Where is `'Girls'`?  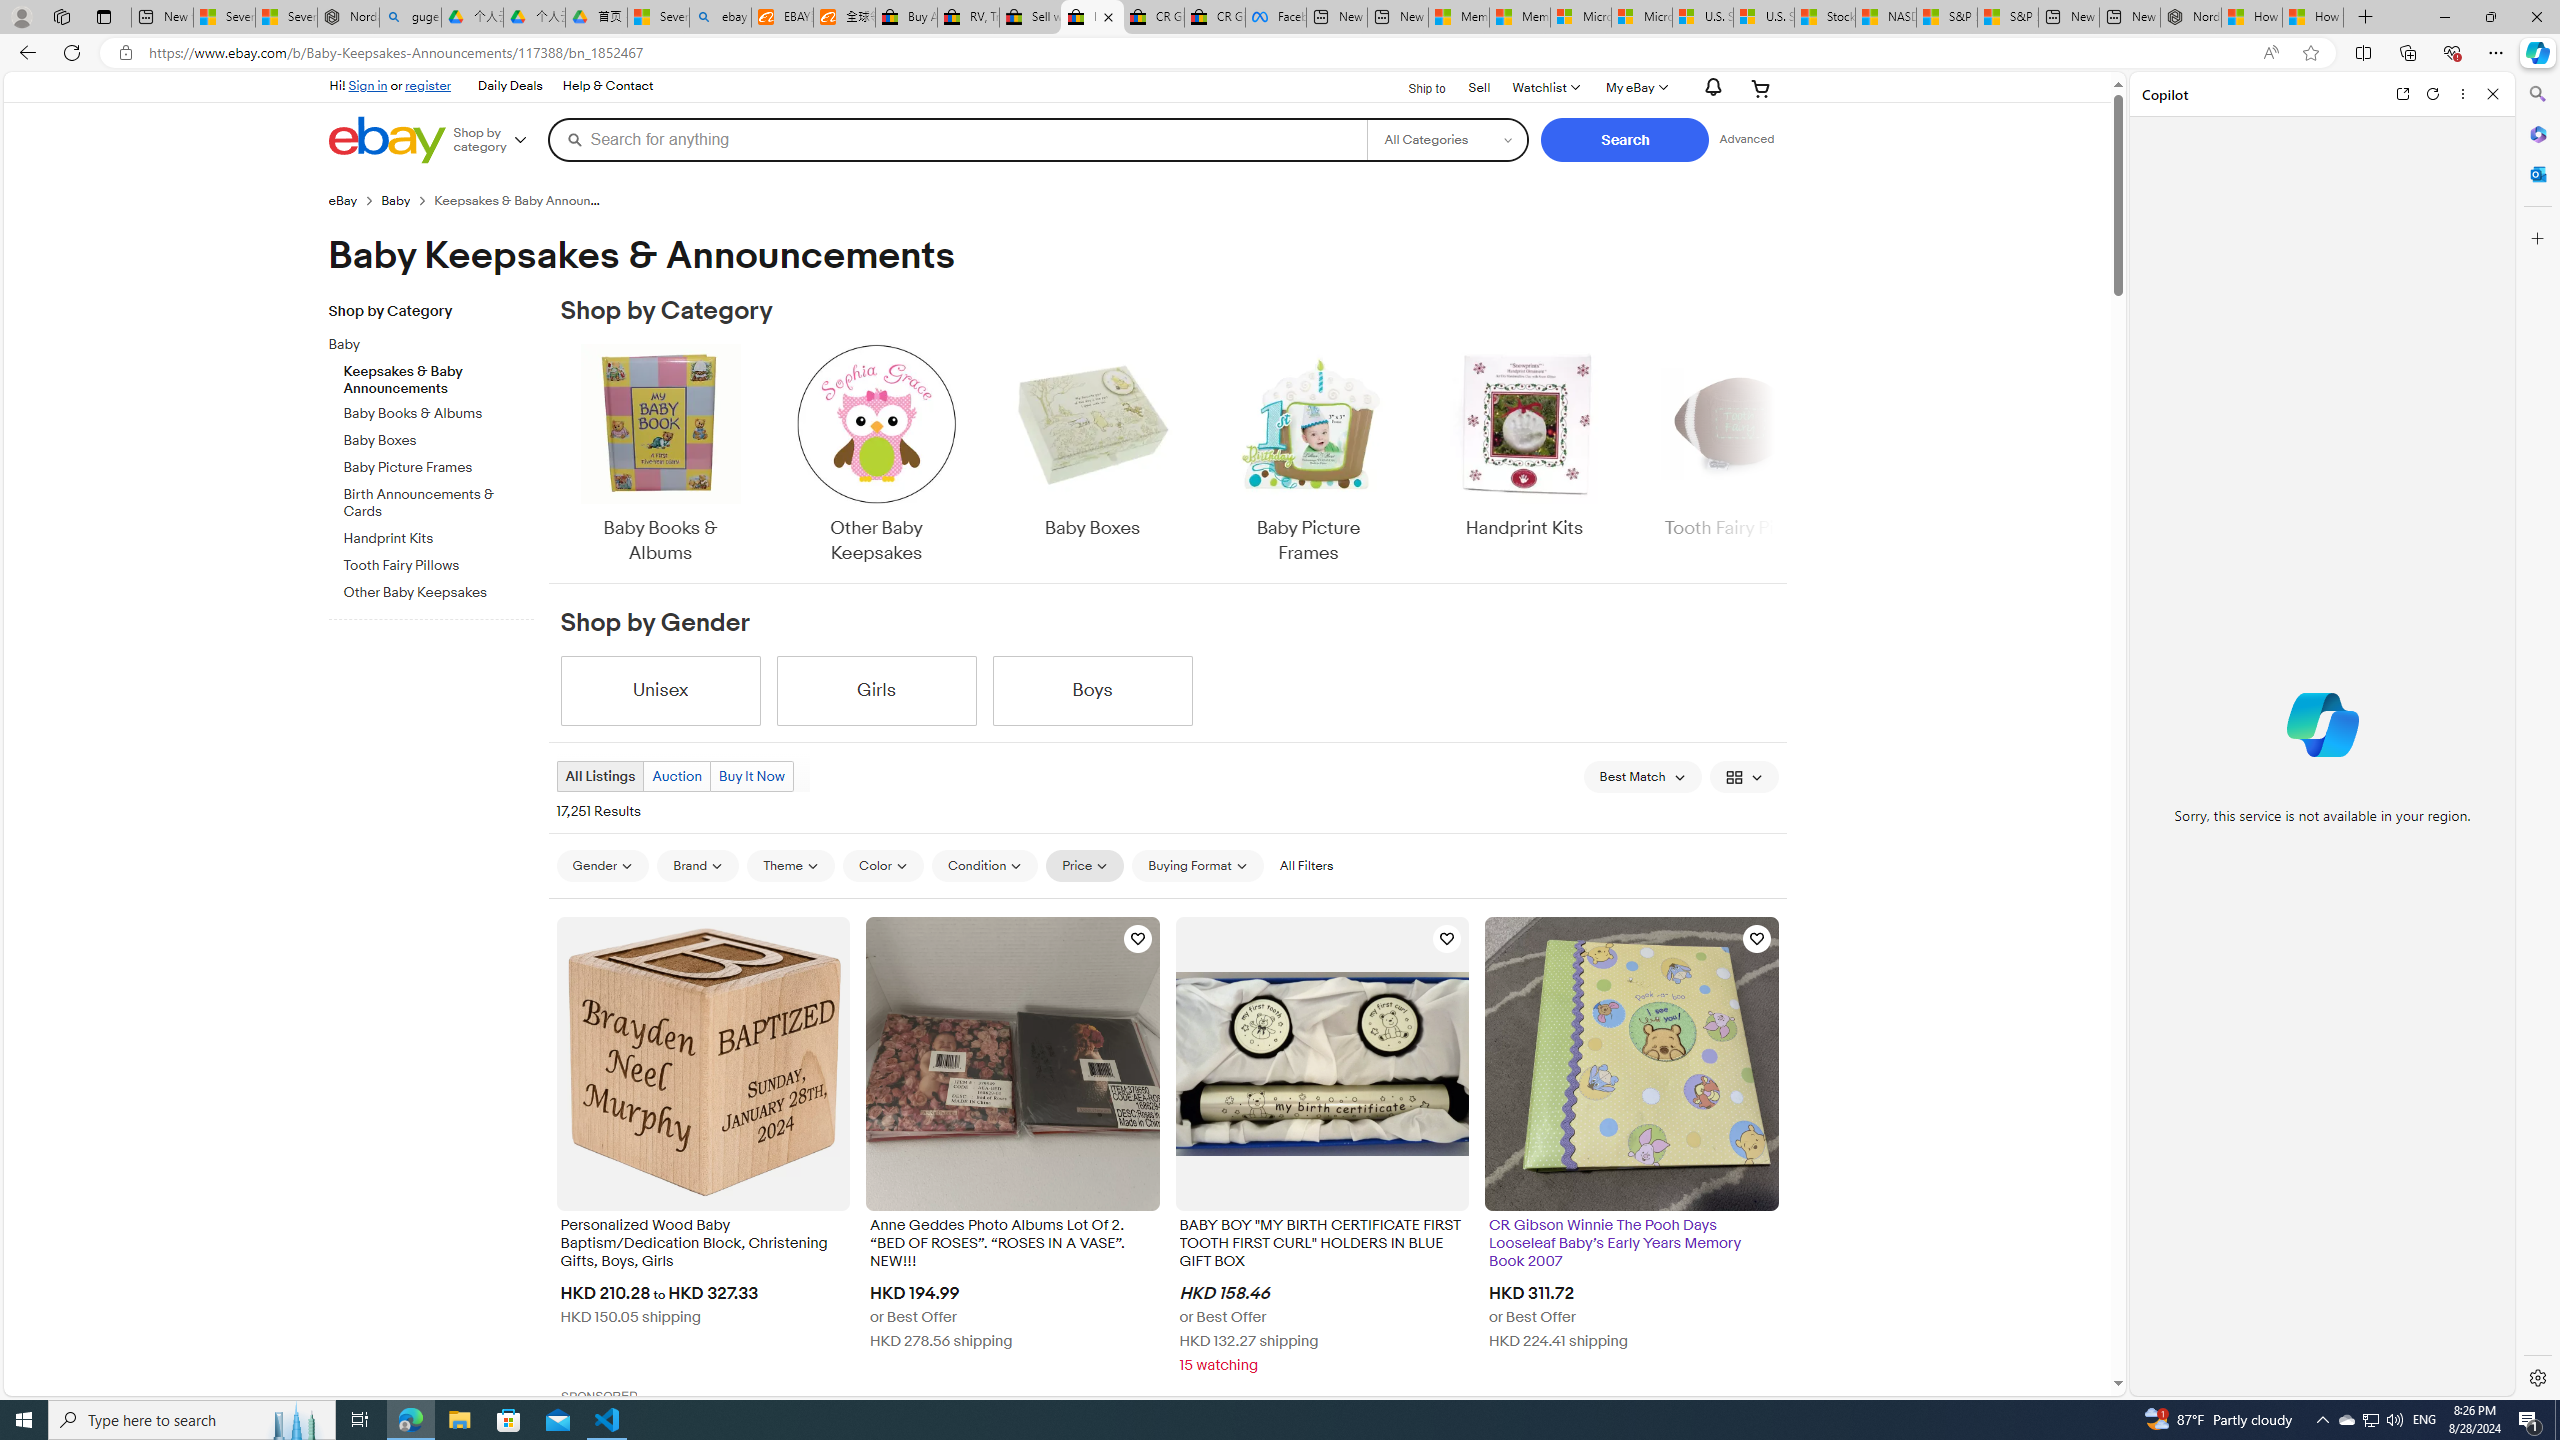
'Girls' is located at coordinates (876, 690).